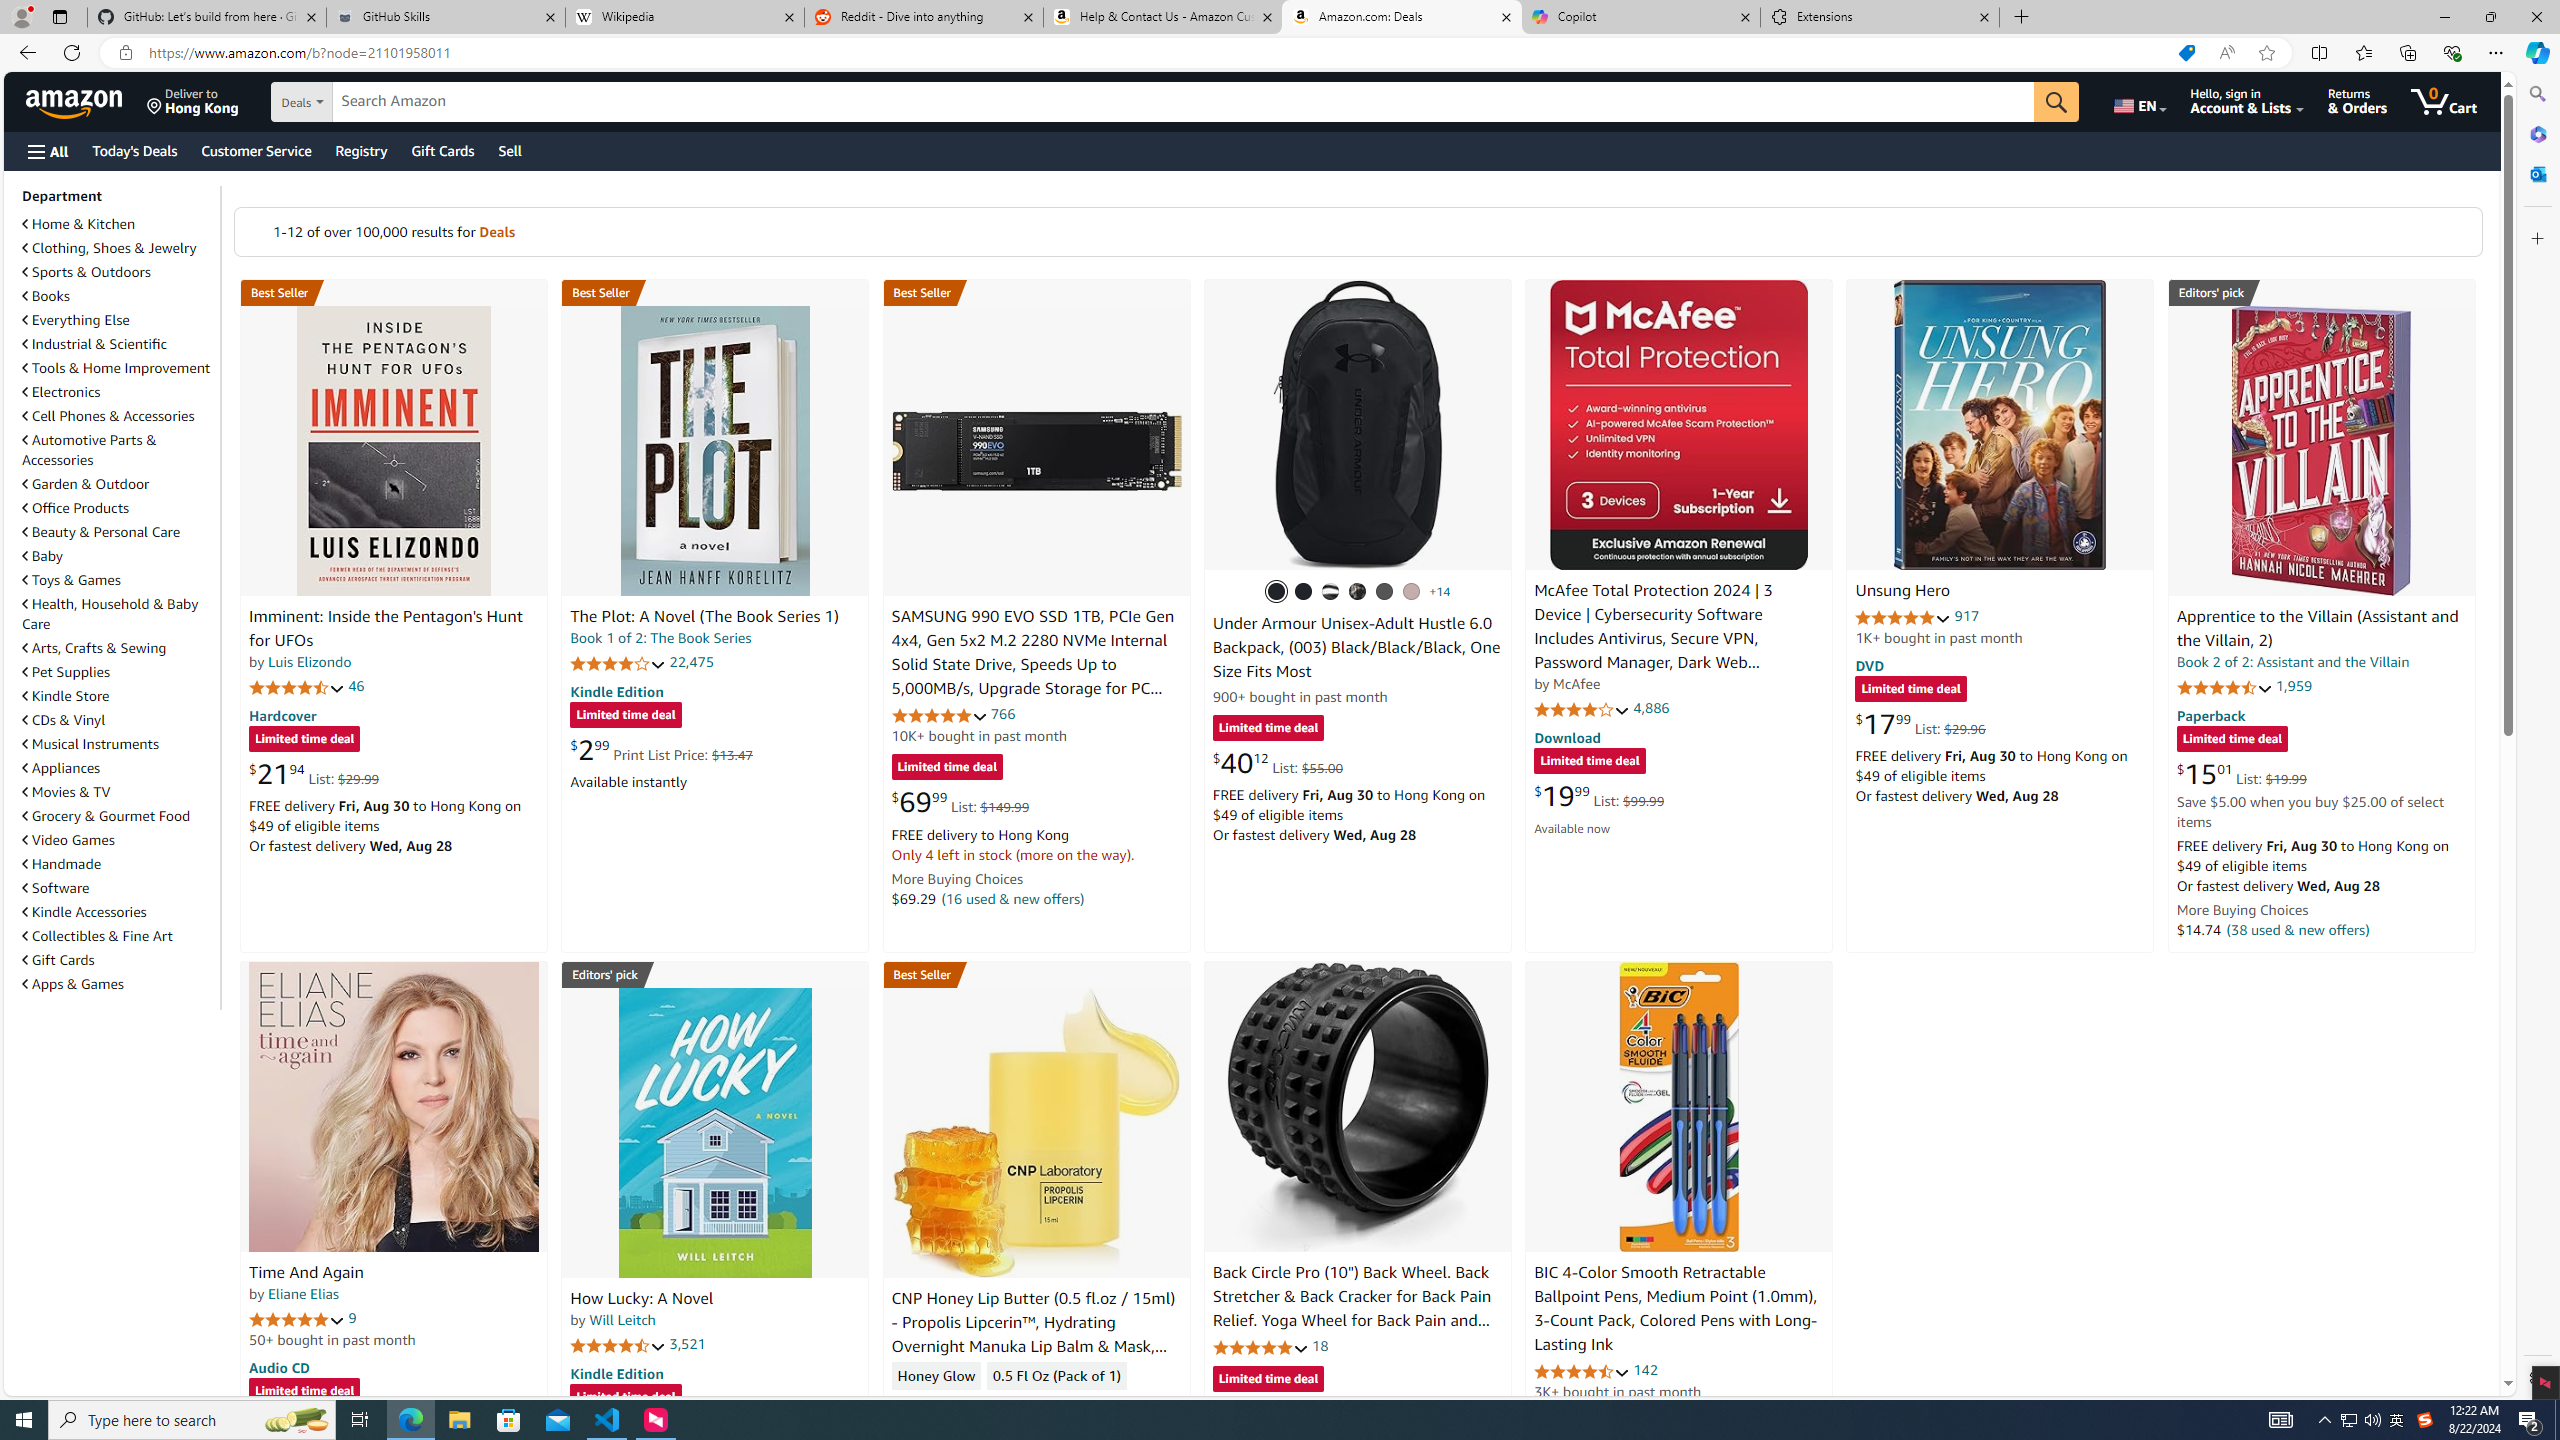 This screenshot has height=1440, width=2560. What do you see at coordinates (97, 935) in the screenshot?
I see `'Collectibles & Fine Art'` at bounding box center [97, 935].